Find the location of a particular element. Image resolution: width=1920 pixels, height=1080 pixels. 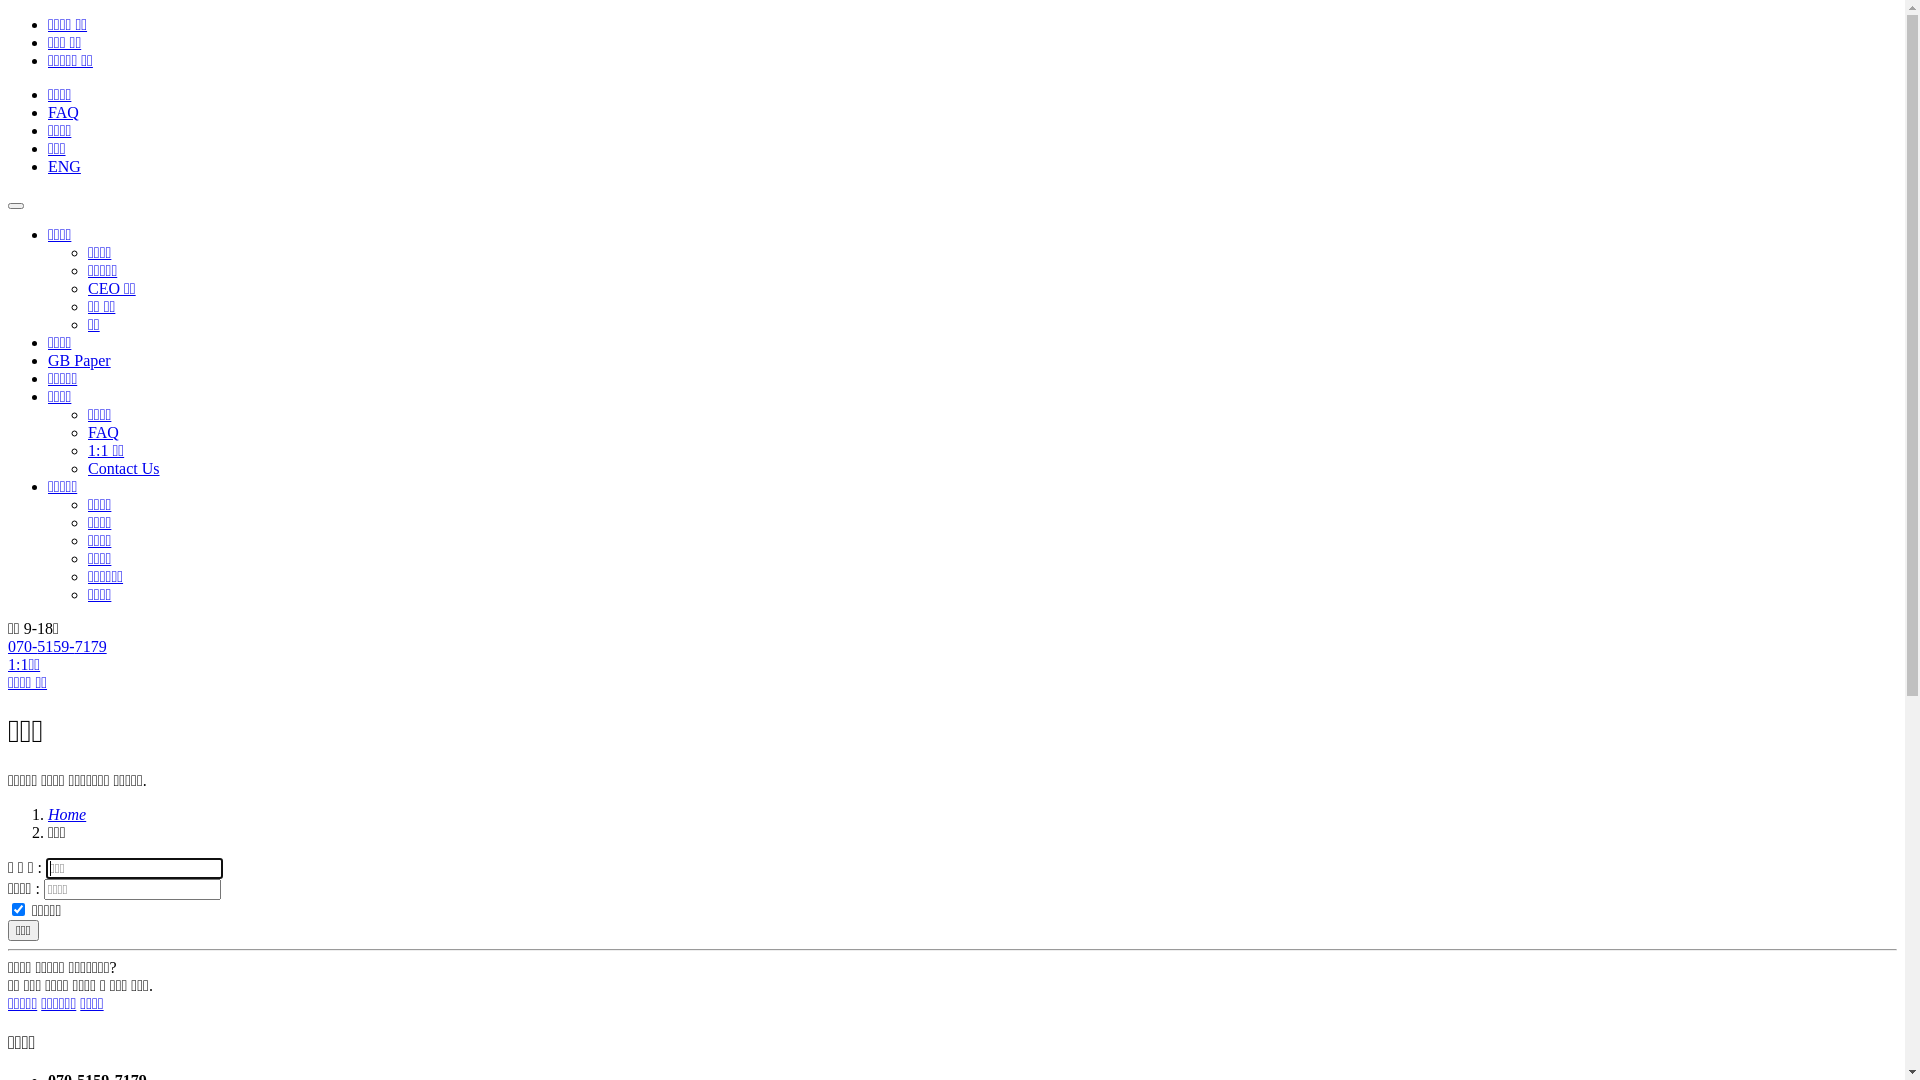

'GB Paper' is located at coordinates (48, 360).